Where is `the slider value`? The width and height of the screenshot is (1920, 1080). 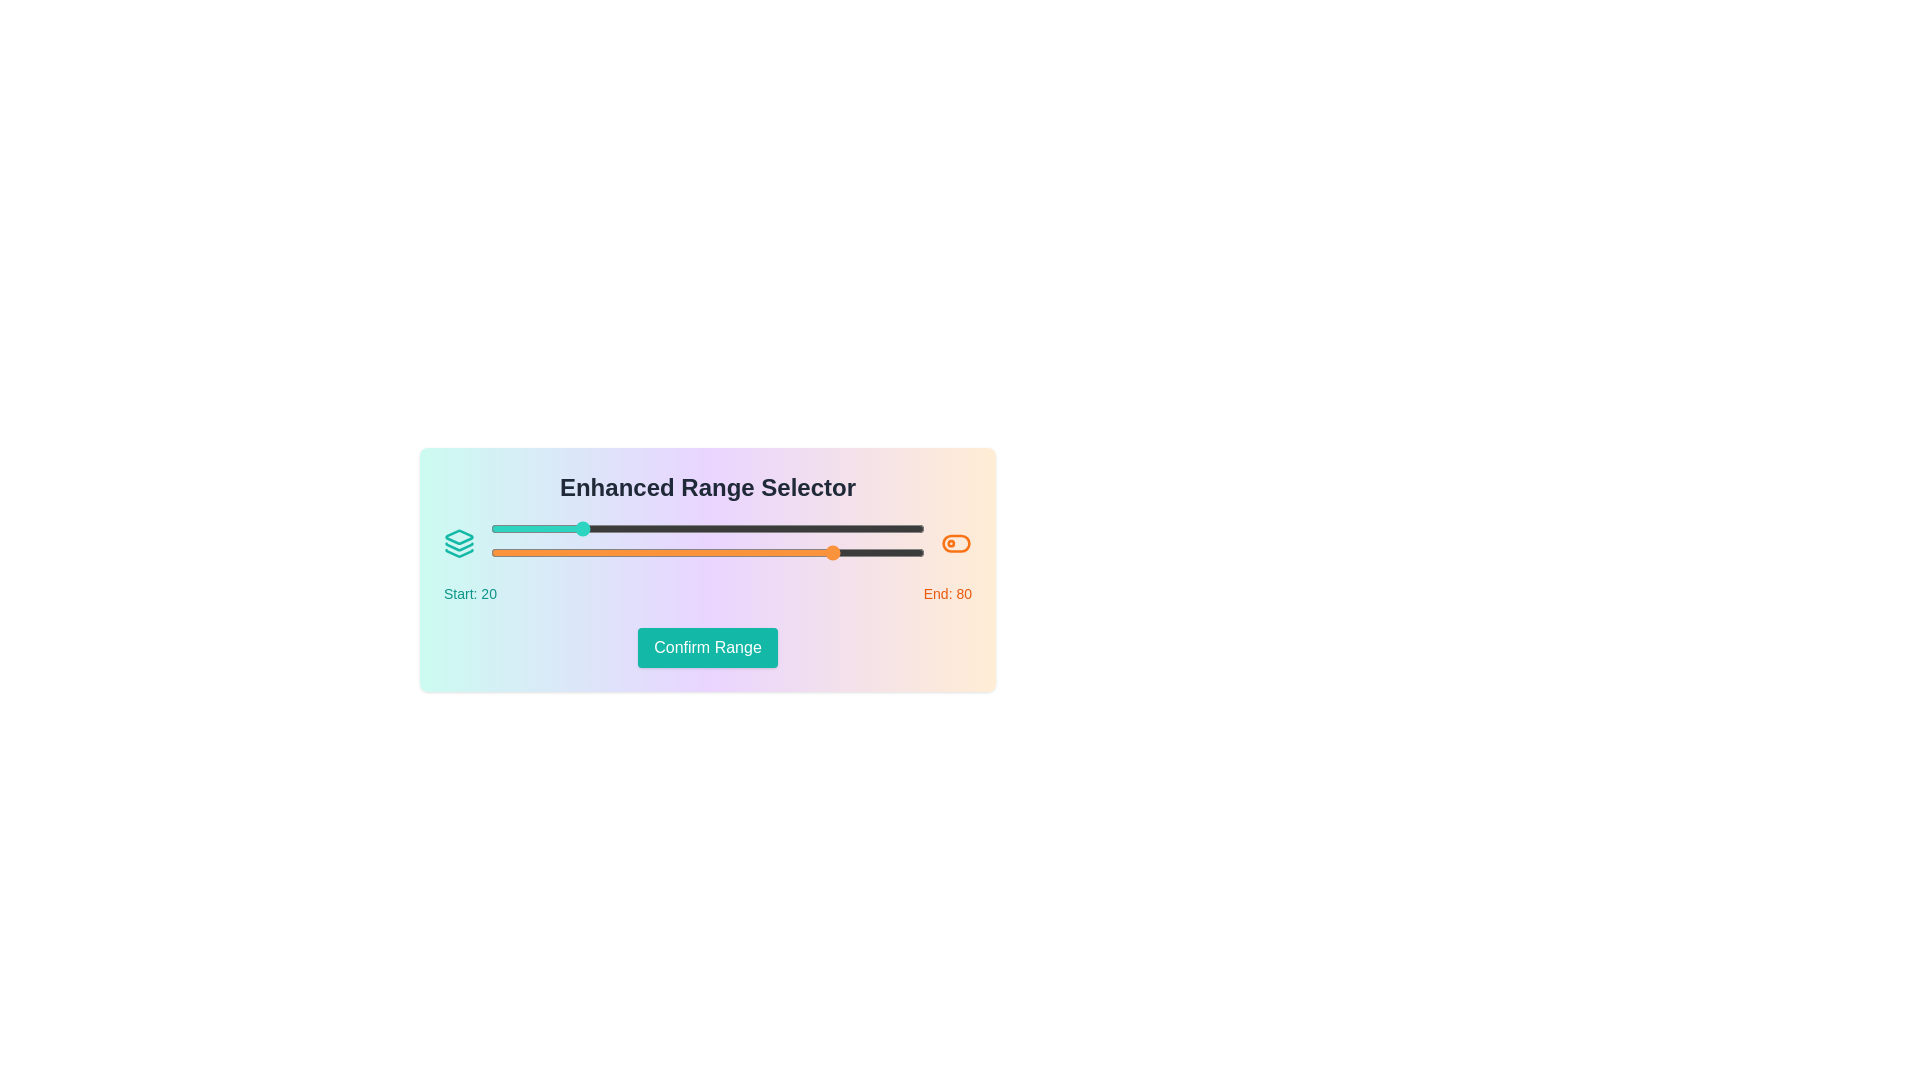
the slider value is located at coordinates (771, 552).